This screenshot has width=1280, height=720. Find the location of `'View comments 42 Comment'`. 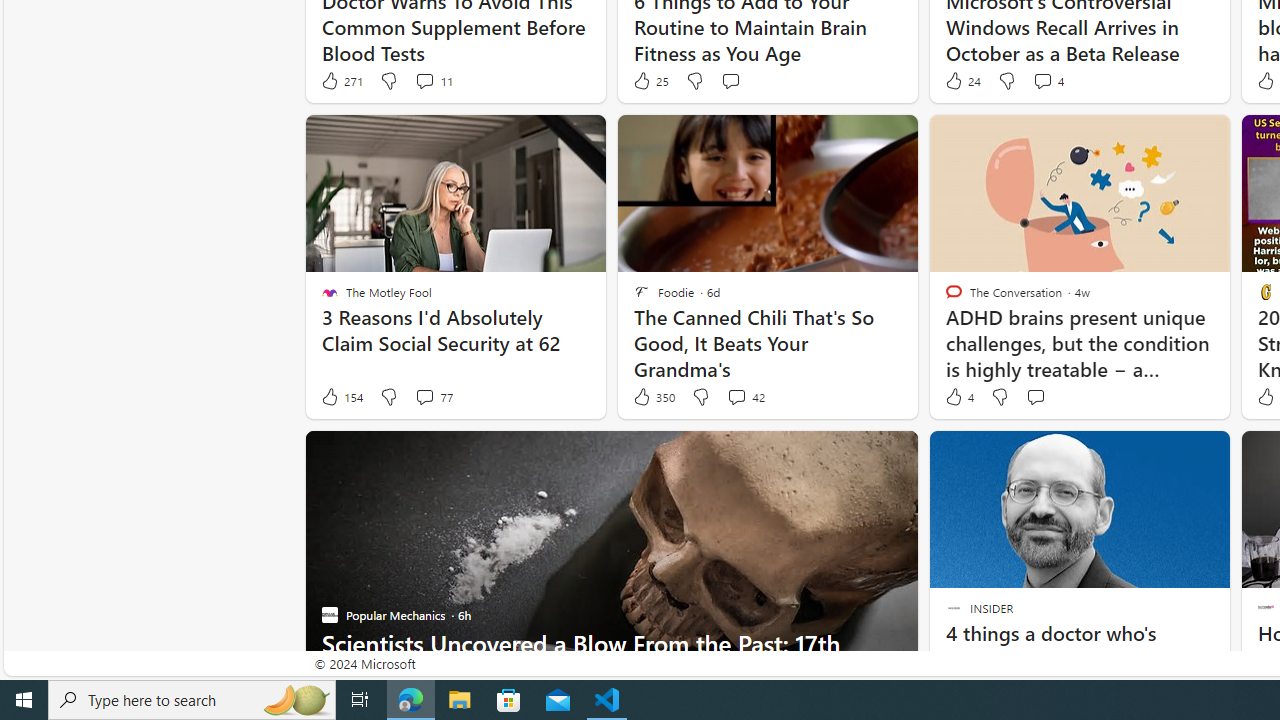

'View comments 42 Comment' is located at coordinates (735, 397).